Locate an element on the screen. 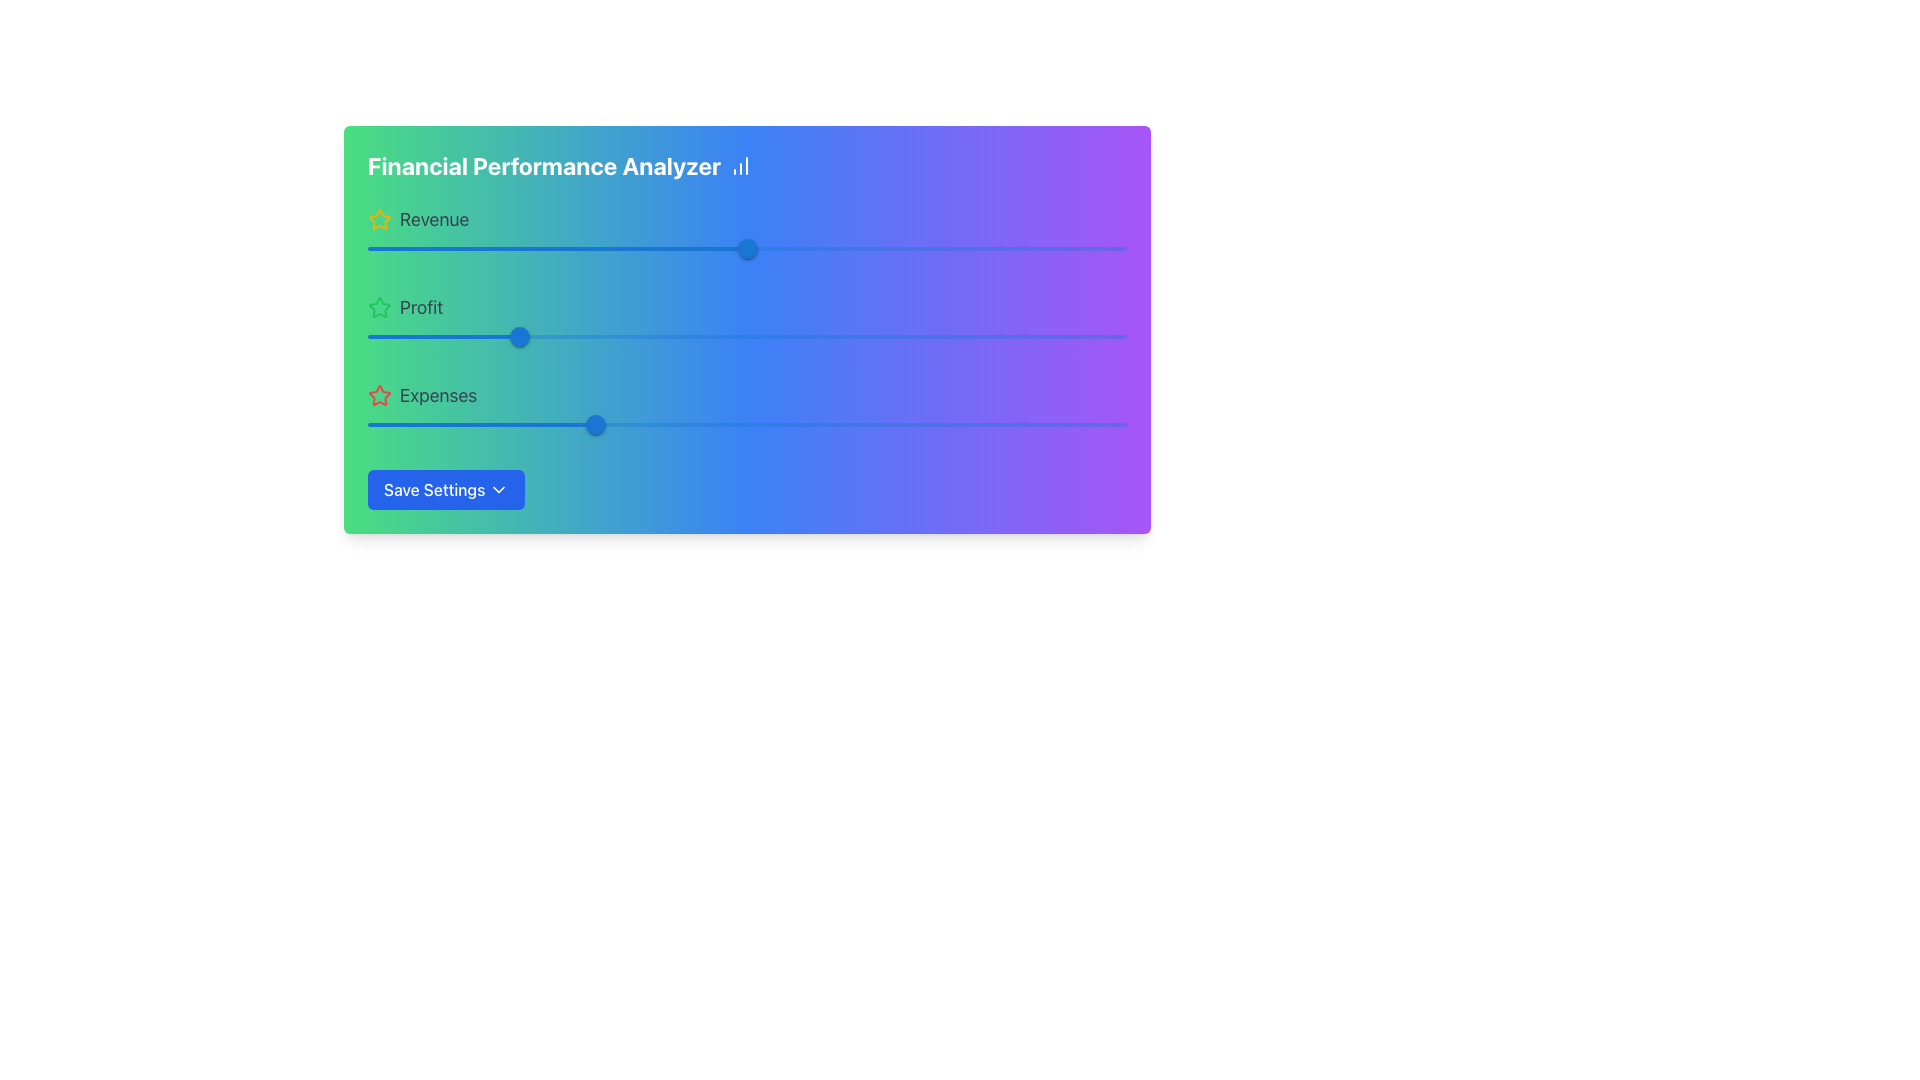 Image resolution: width=1920 pixels, height=1080 pixels. the slider track of the 'Expenses' slider, which is a thin rectangular component located below the 'Profit' slider and extends to approximately 30% of the slider's total width is located at coordinates (481, 423).